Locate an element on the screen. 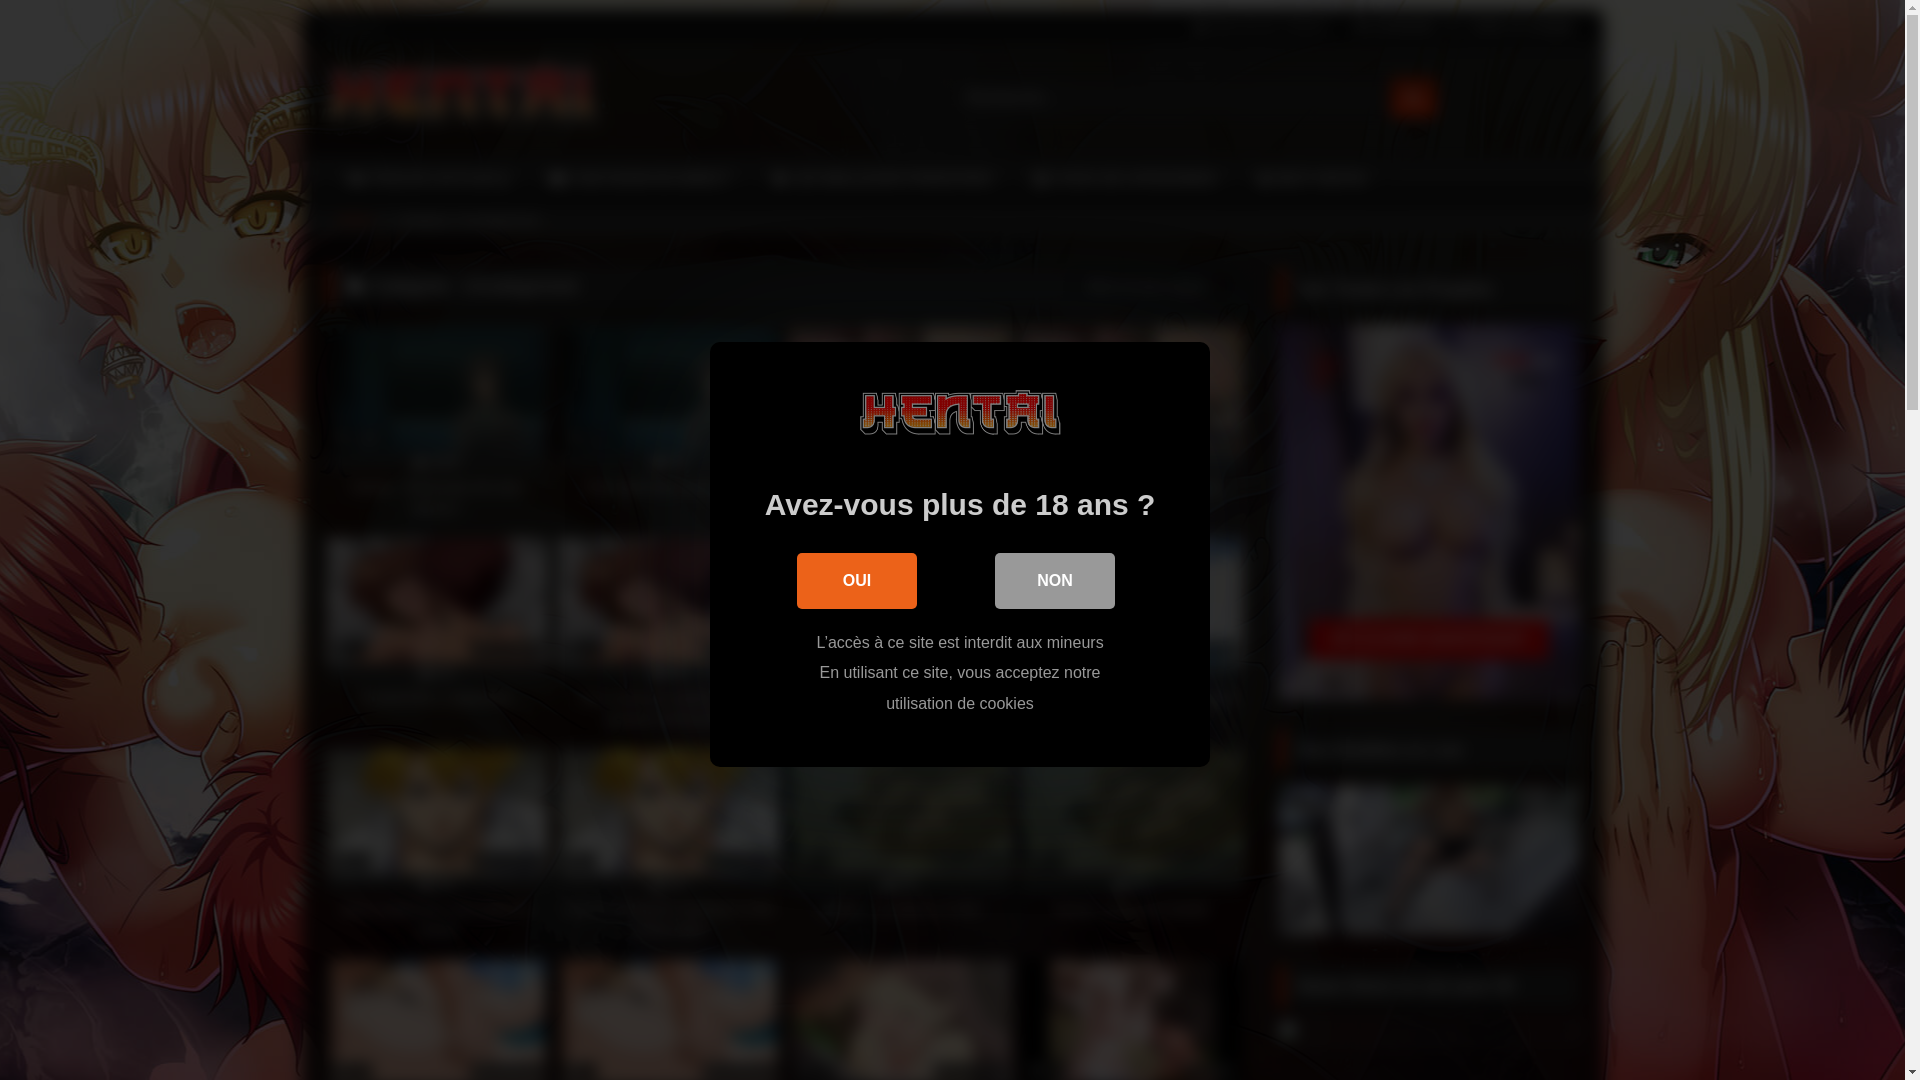 The height and width of the screenshot is (1080, 1920). 'TROUVE UN PLAN Q' is located at coordinates (427, 177).